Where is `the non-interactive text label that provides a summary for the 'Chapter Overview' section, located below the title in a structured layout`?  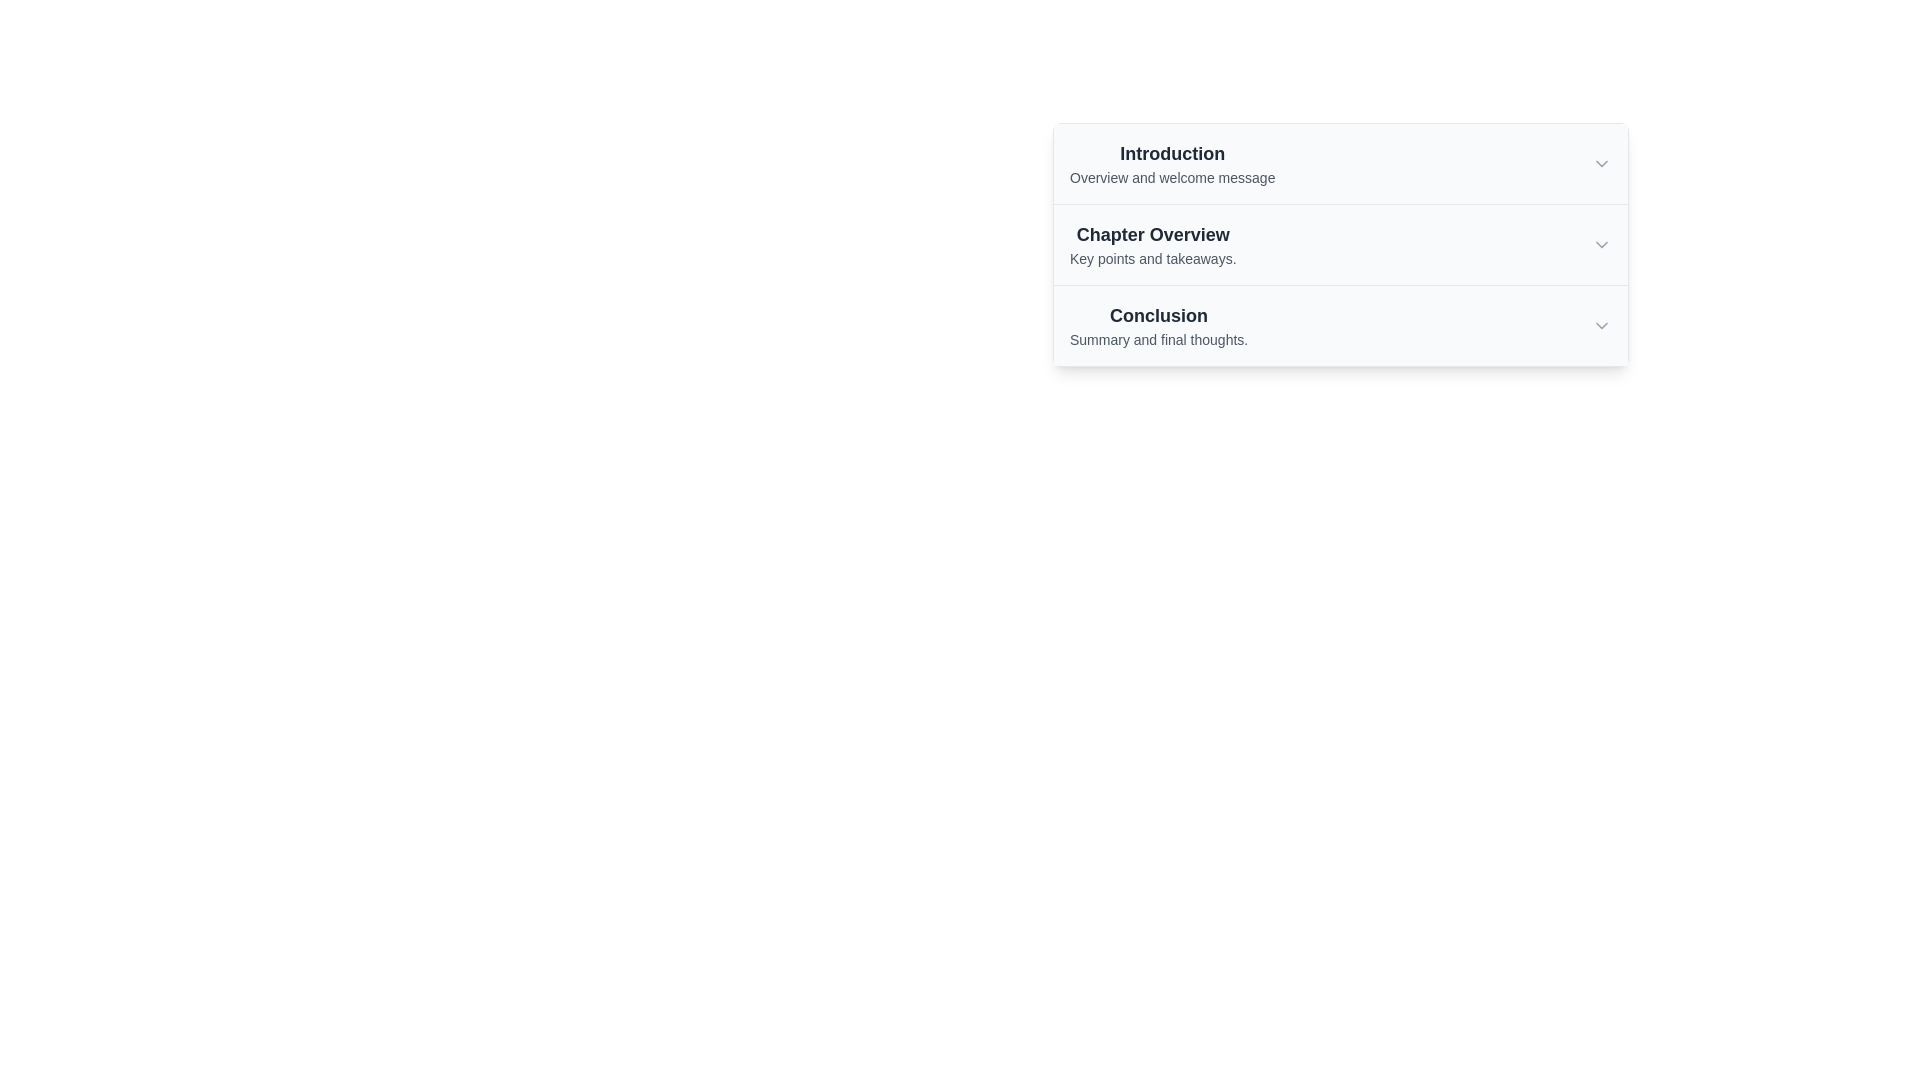 the non-interactive text label that provides a summary for the 'Chapter Overview' section, located below the title in a structured layout is located at coordinates (1153, 257).